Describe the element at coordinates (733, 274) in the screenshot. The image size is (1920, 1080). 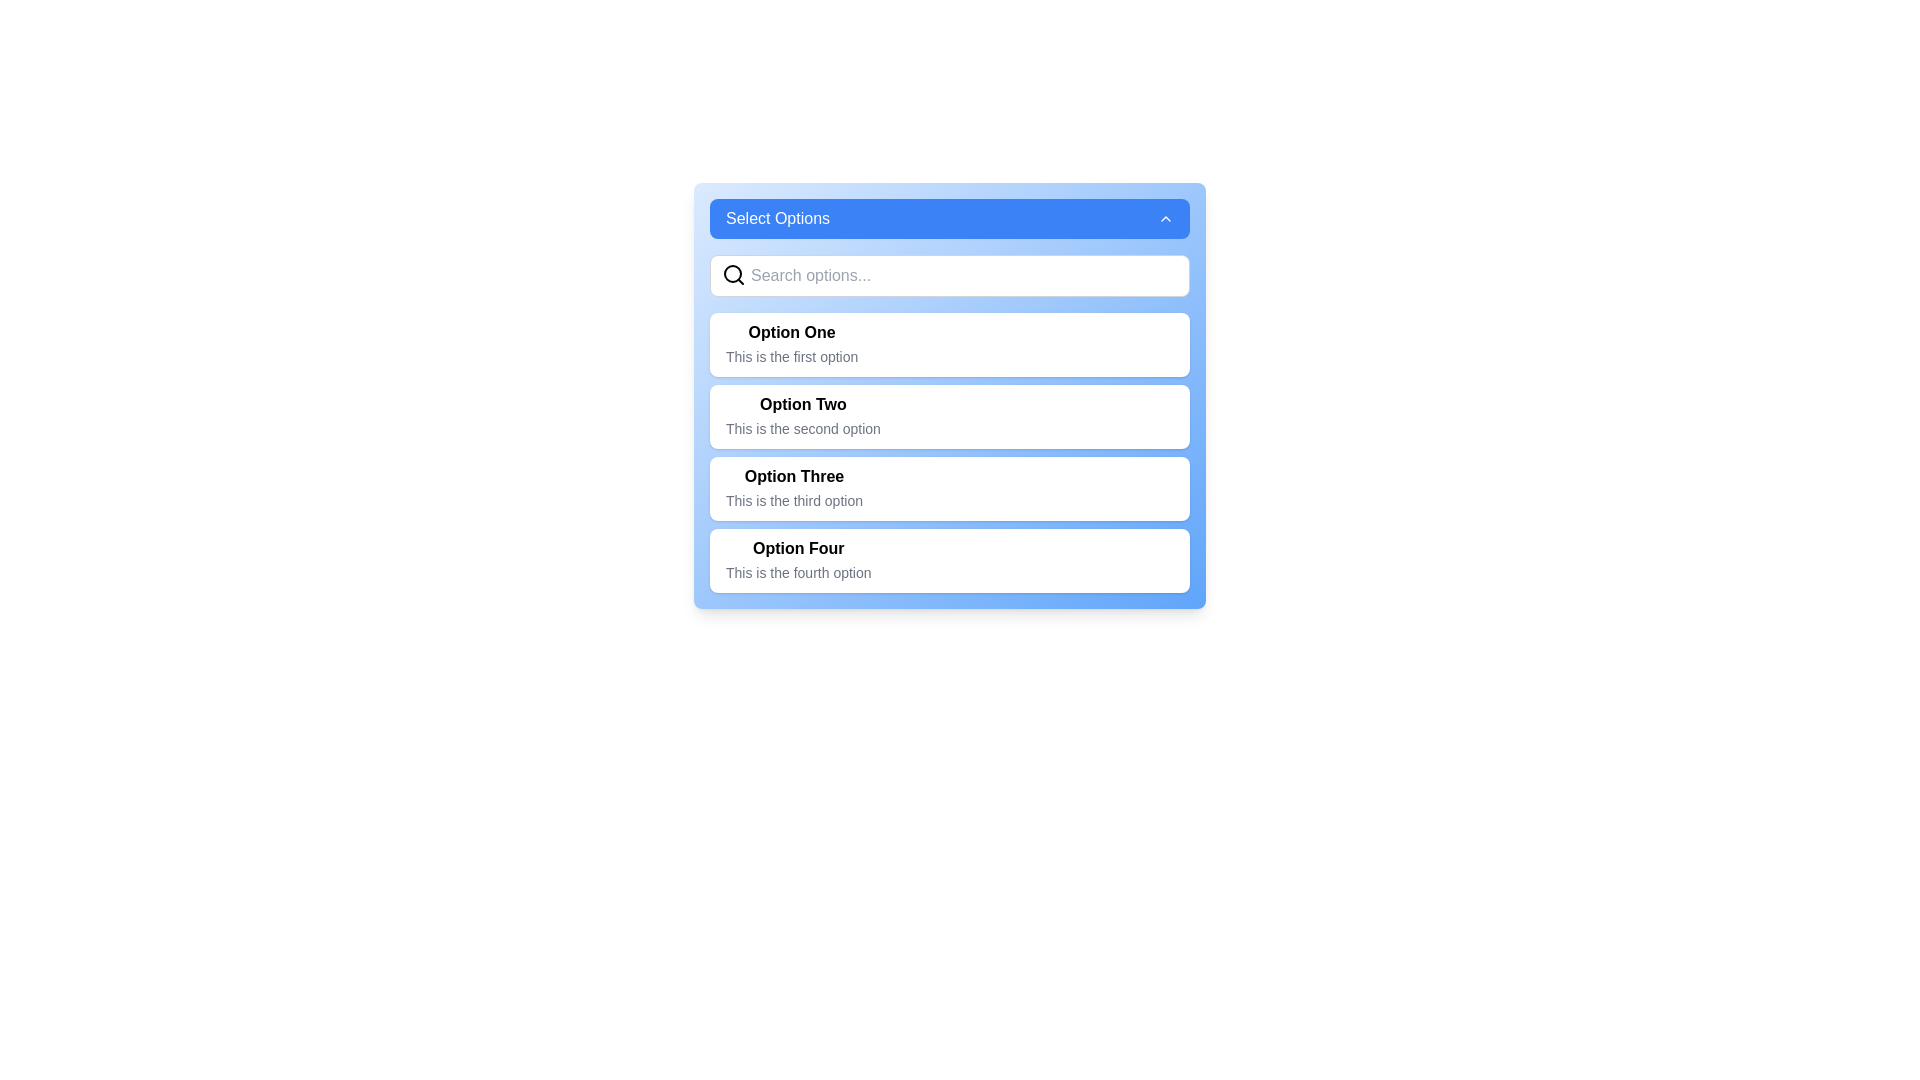
I see `the search action icon located toward the left side of the search field` at that location.